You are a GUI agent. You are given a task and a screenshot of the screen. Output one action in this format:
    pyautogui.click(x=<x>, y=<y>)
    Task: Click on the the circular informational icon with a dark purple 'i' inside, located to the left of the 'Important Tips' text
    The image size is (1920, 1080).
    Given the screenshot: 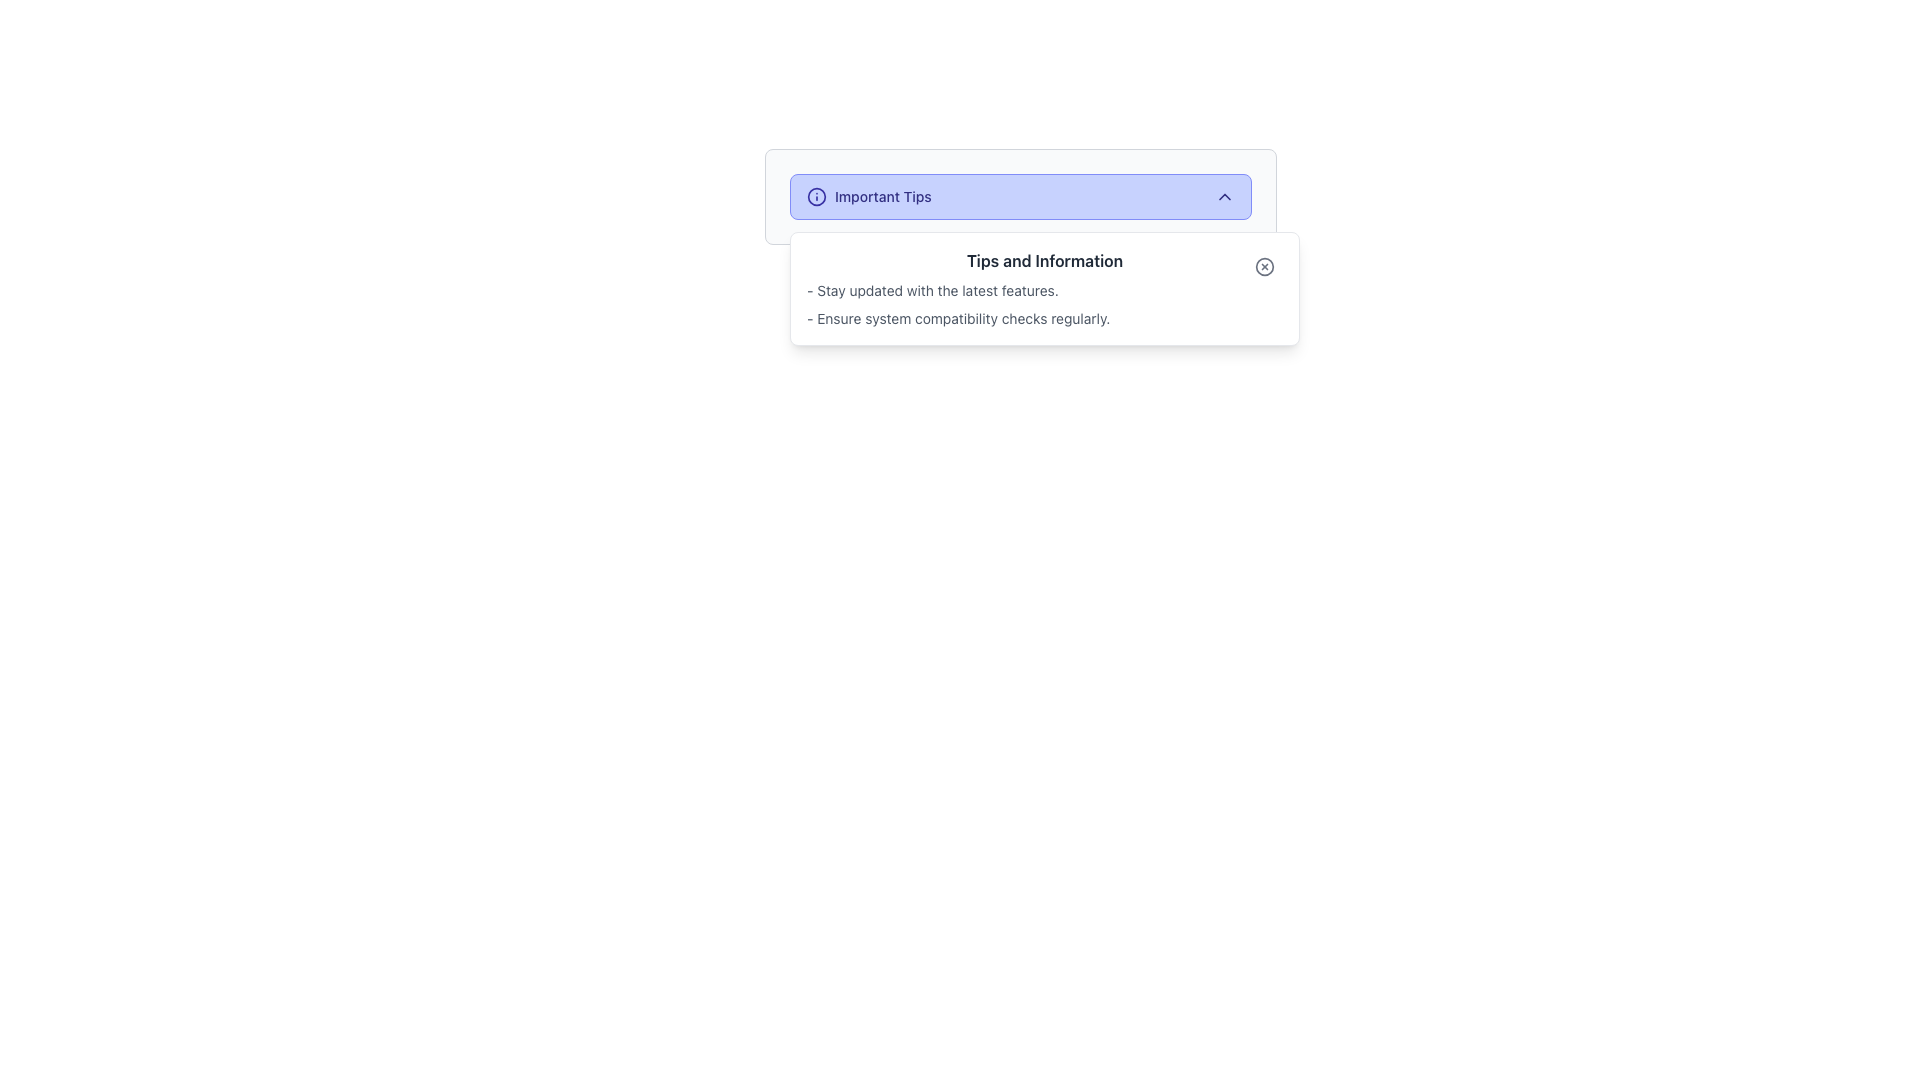 What is the action you would take?
    pyautogui.click(x=816, y=196)
    